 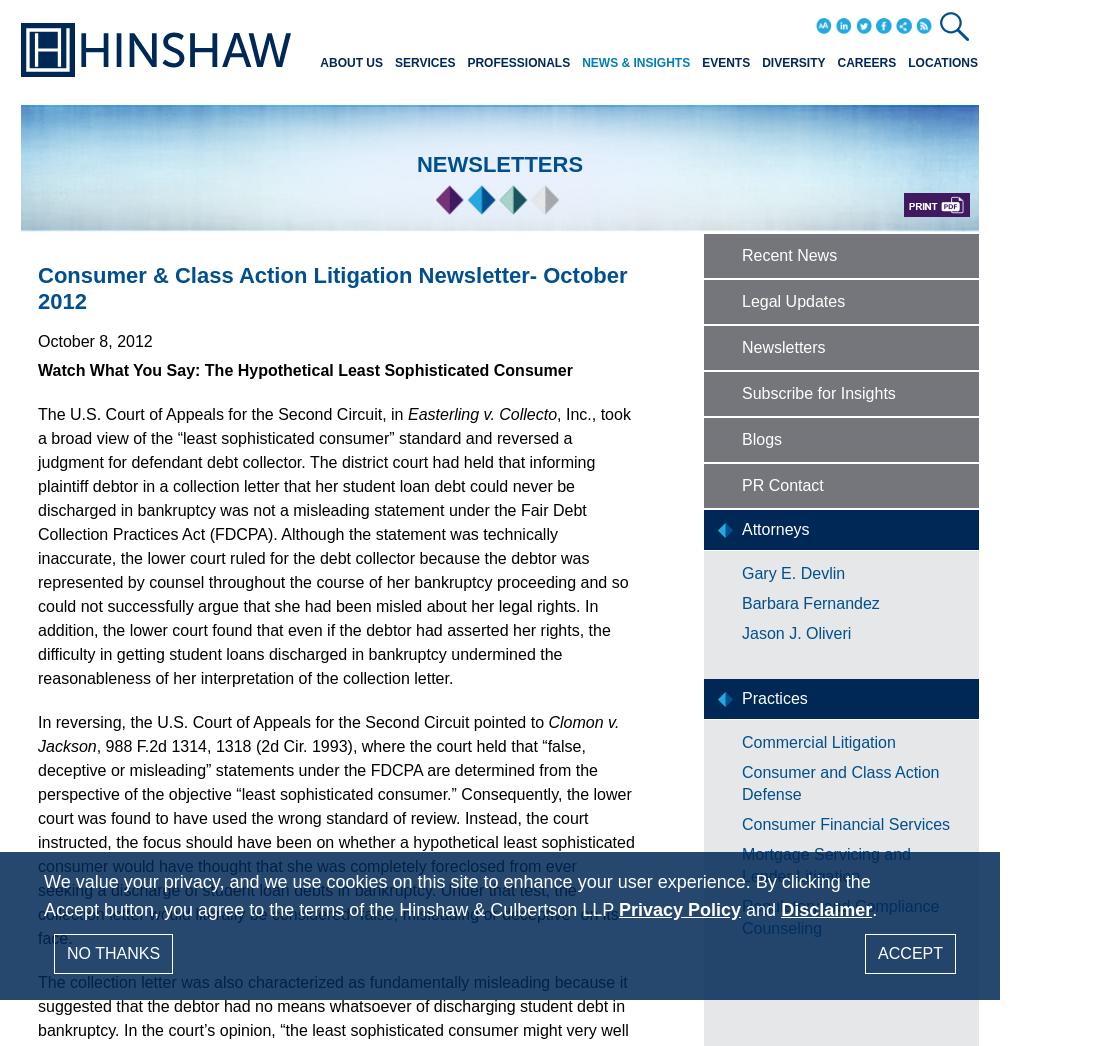 I want to click on 'Careers', so click(x=865, y=62).